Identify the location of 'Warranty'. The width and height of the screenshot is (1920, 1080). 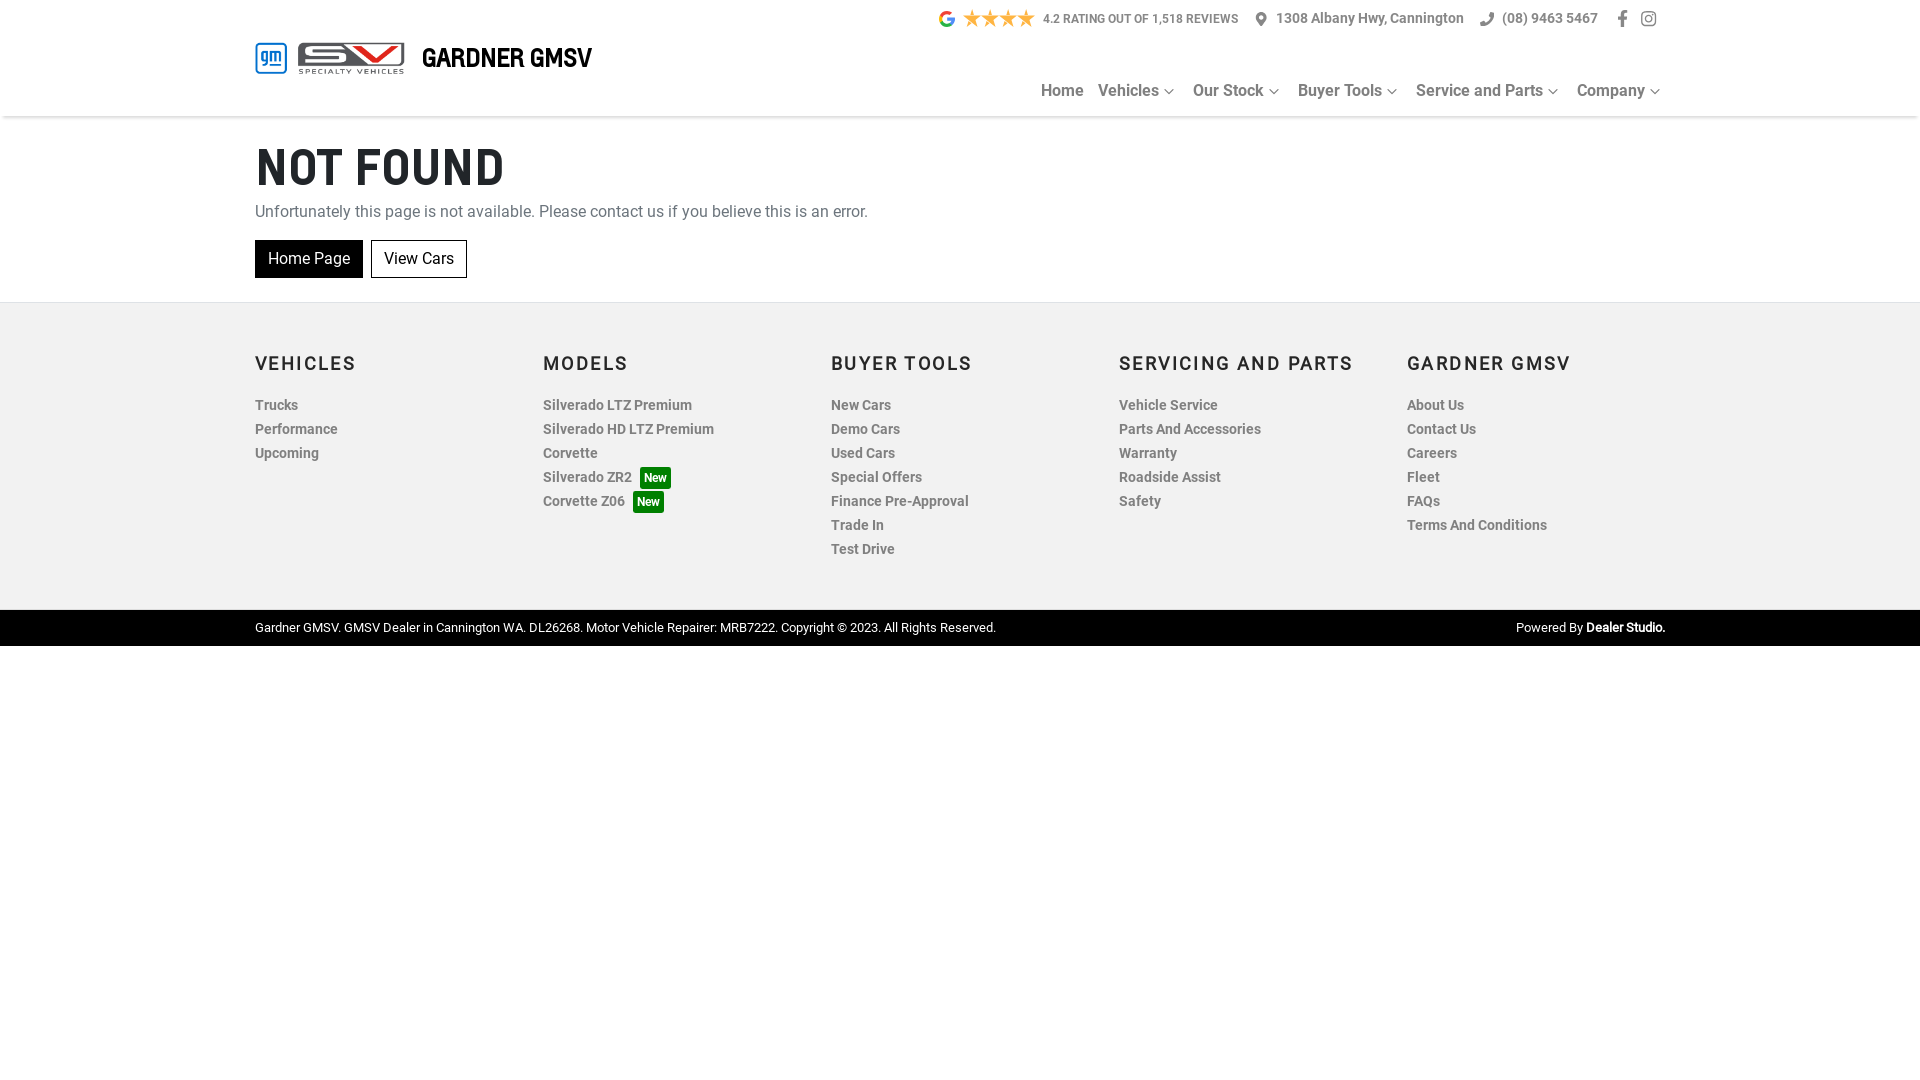
(1147, 453).